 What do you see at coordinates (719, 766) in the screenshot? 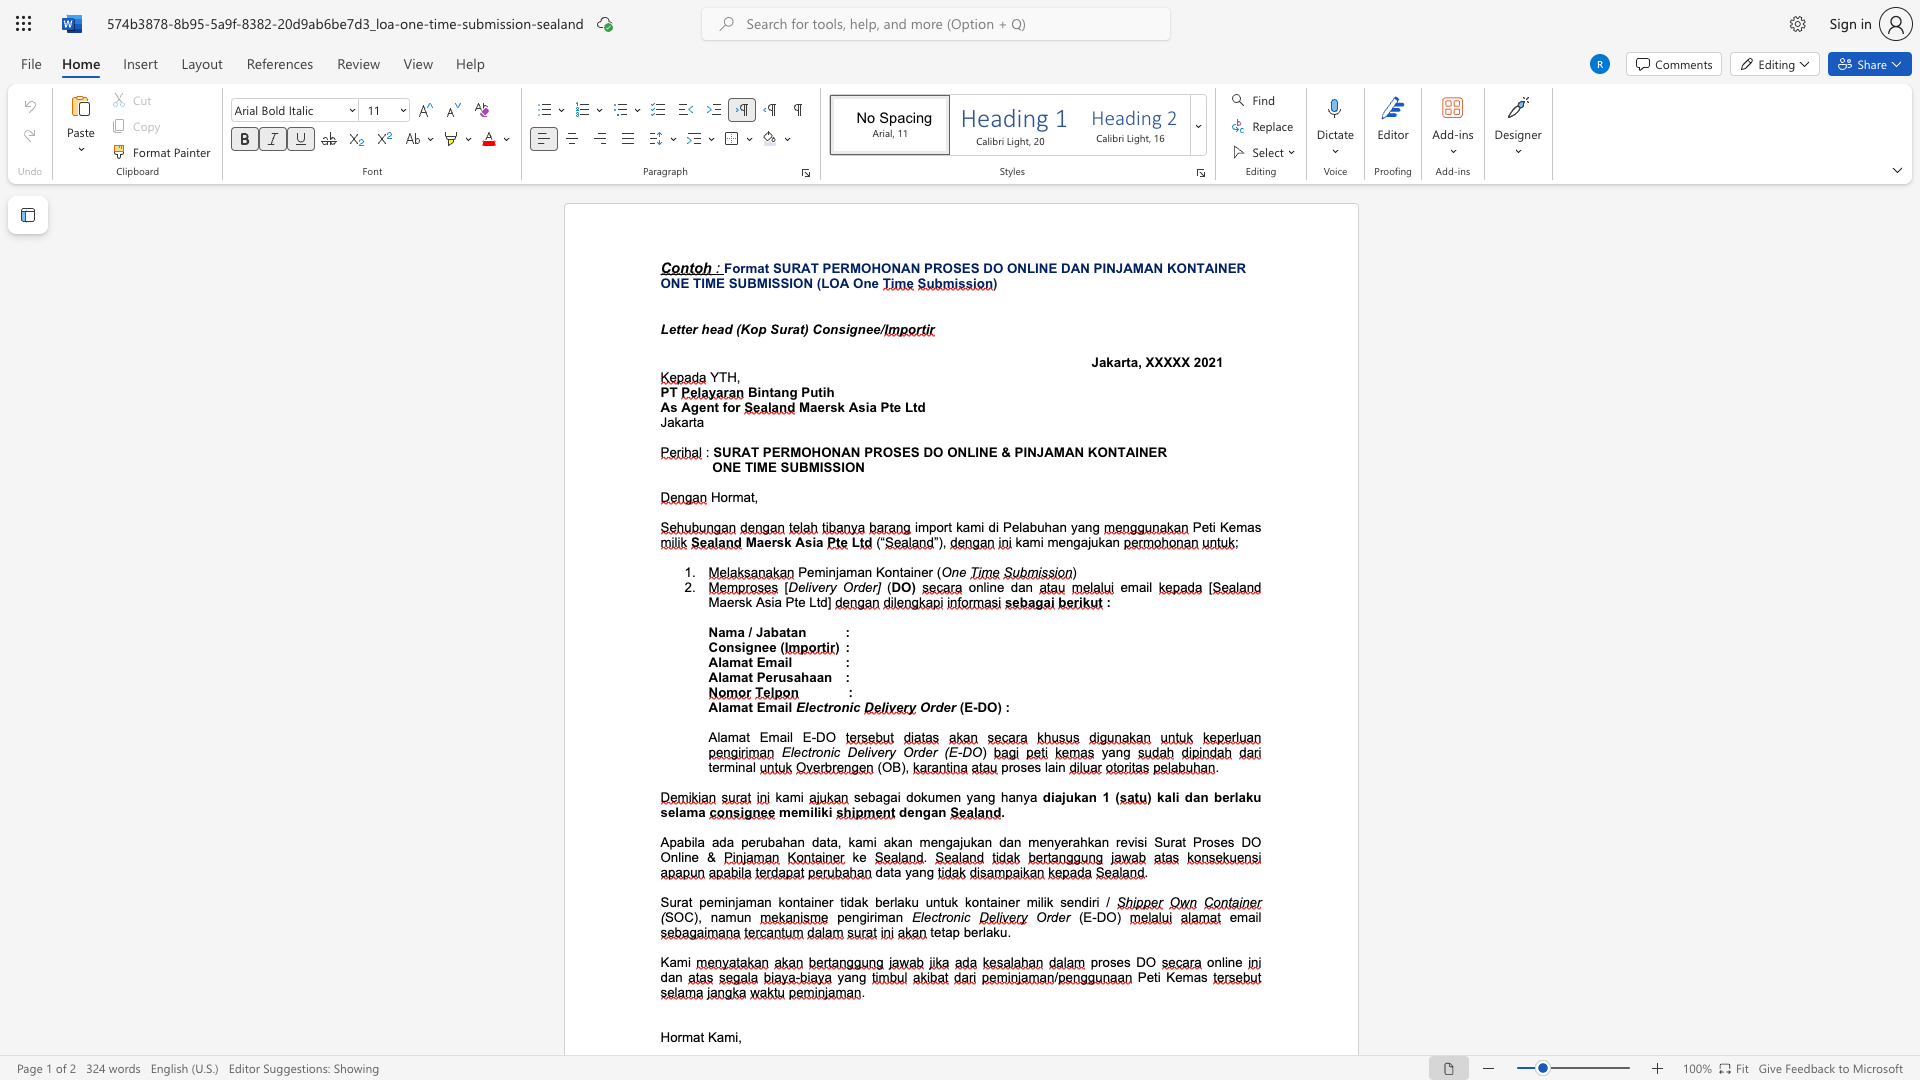
I see `the subset text "rmin" within the text "terminal"` at bounding box center [719, 766].